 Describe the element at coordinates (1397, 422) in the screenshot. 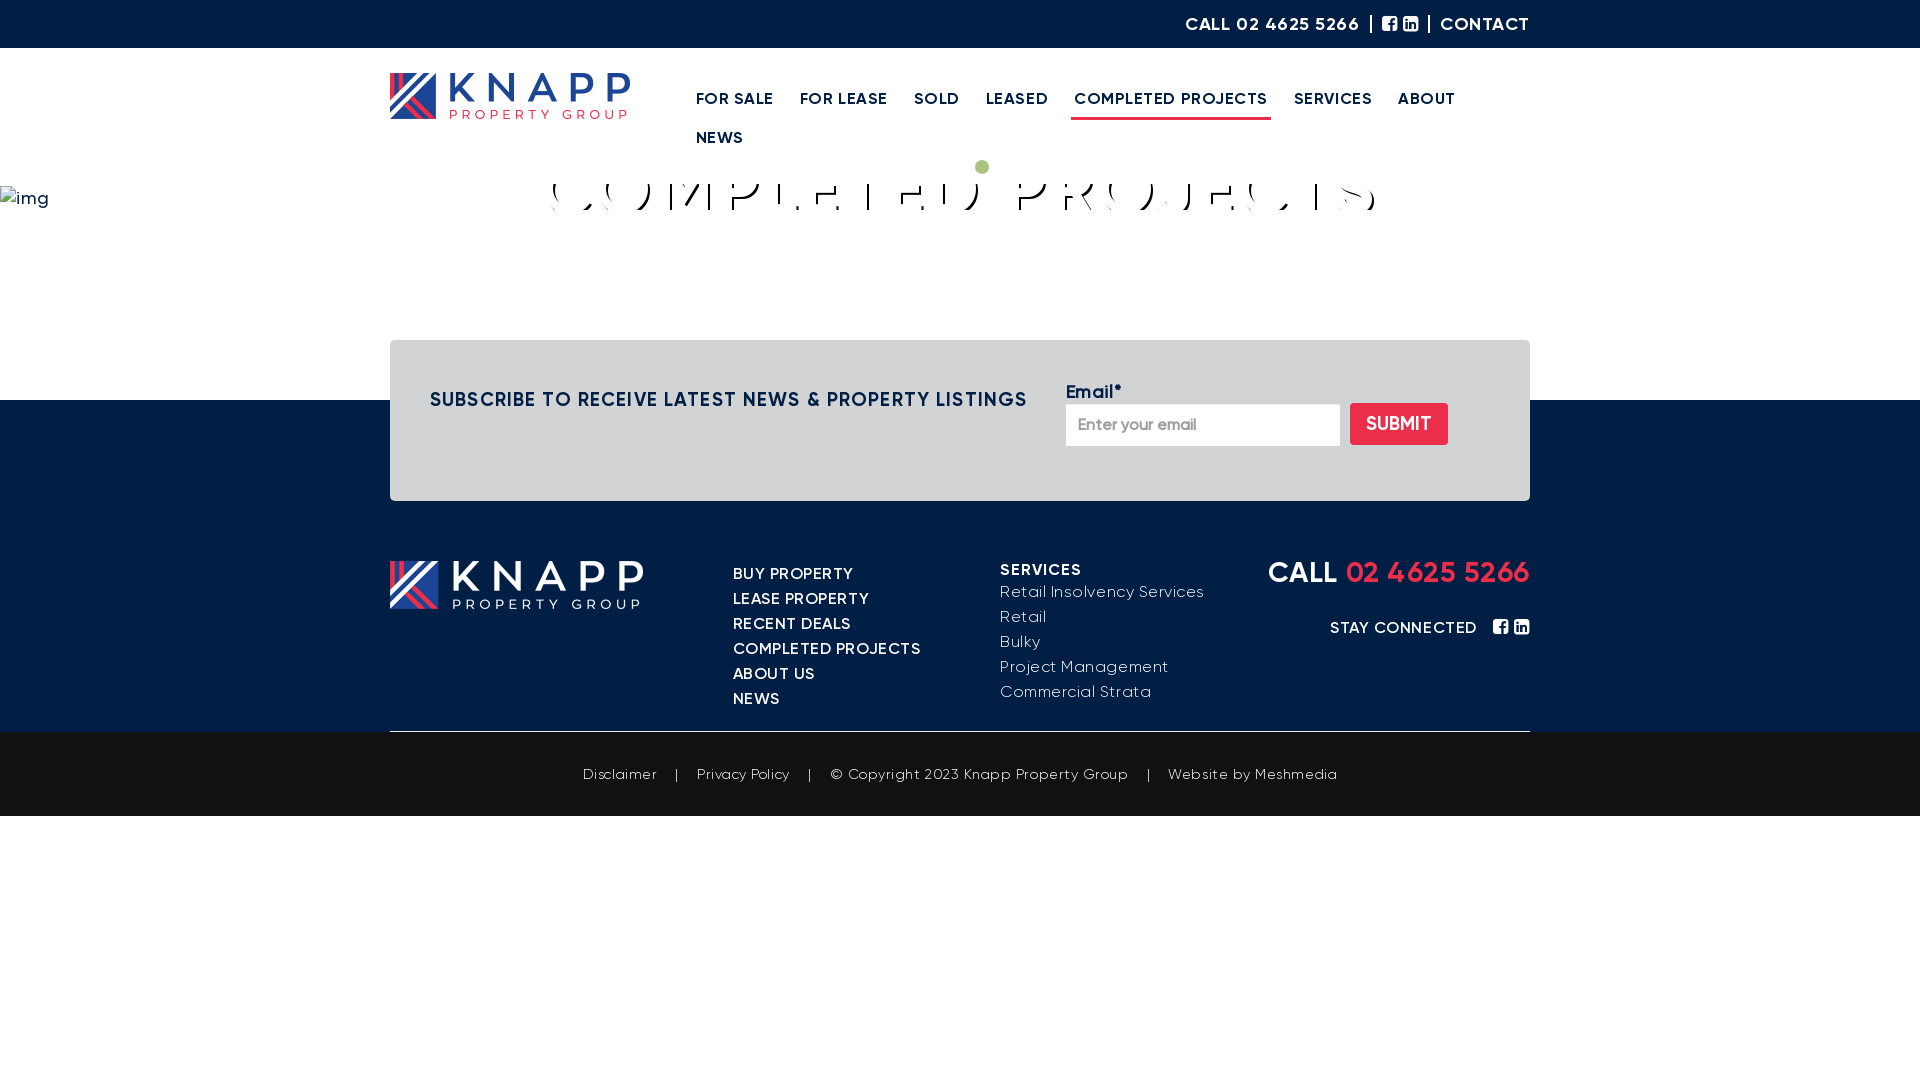

I see `'SUBMIT'` at that location.